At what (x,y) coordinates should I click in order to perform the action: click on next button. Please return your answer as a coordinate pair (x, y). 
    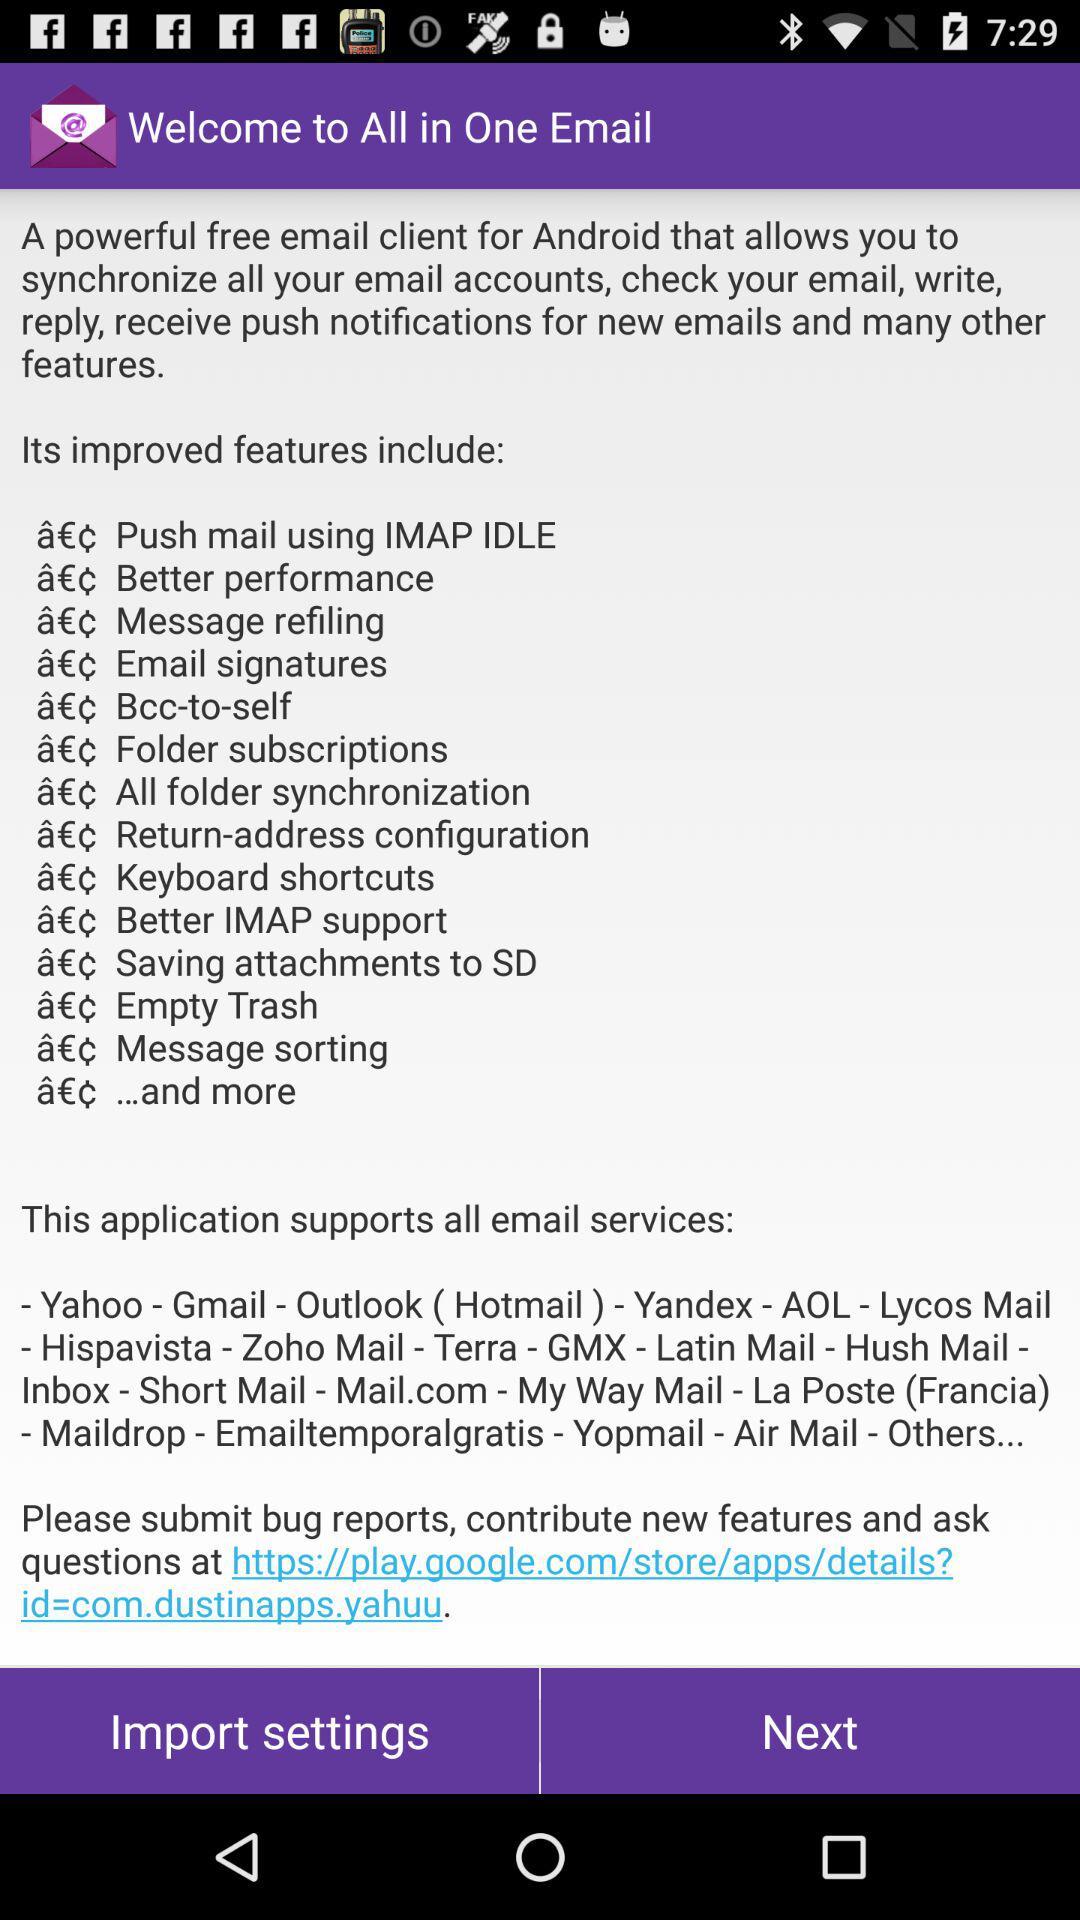
    Looking at the image, I should click on (810, 1730).